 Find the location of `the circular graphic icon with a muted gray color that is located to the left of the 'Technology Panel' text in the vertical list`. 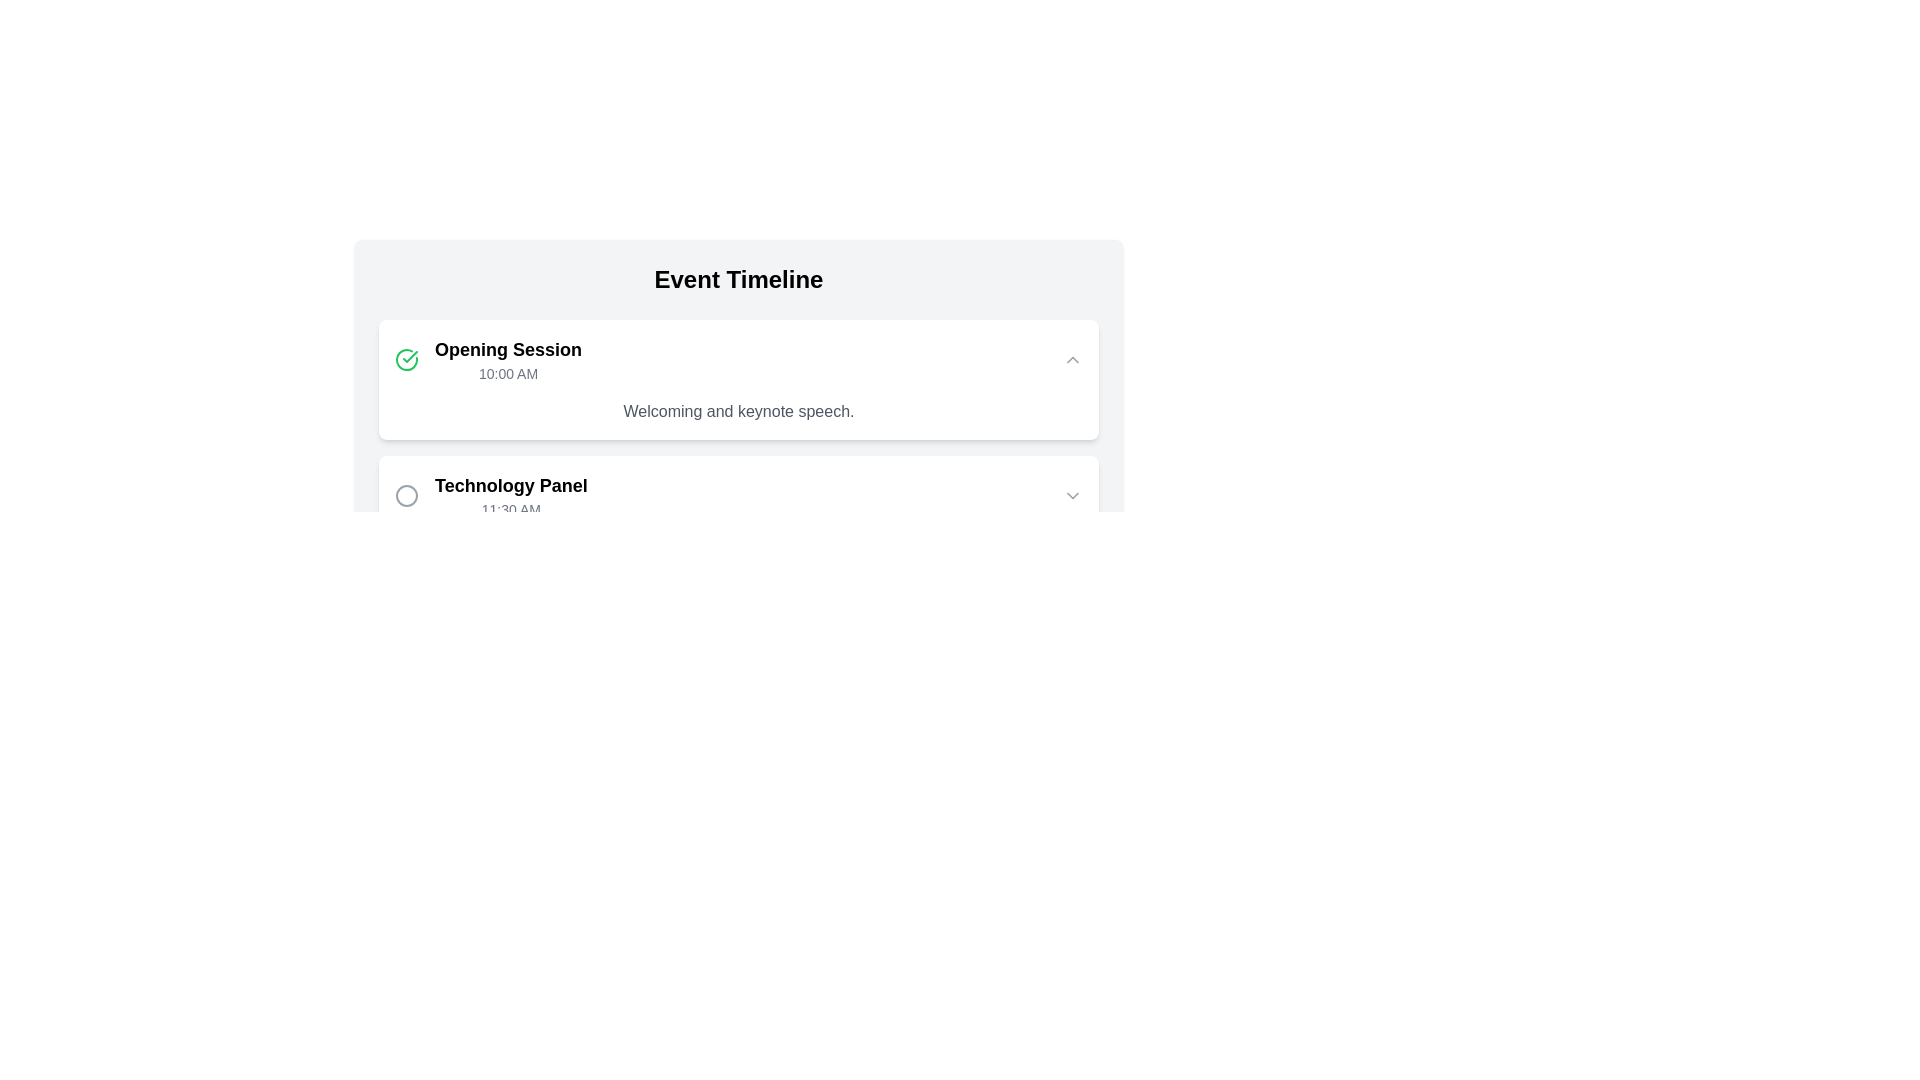

the circular graphic icon with a muted gray color that is located to the left of the 'Technology Panel' text in the vertical list is located at coordinates (406, 495).